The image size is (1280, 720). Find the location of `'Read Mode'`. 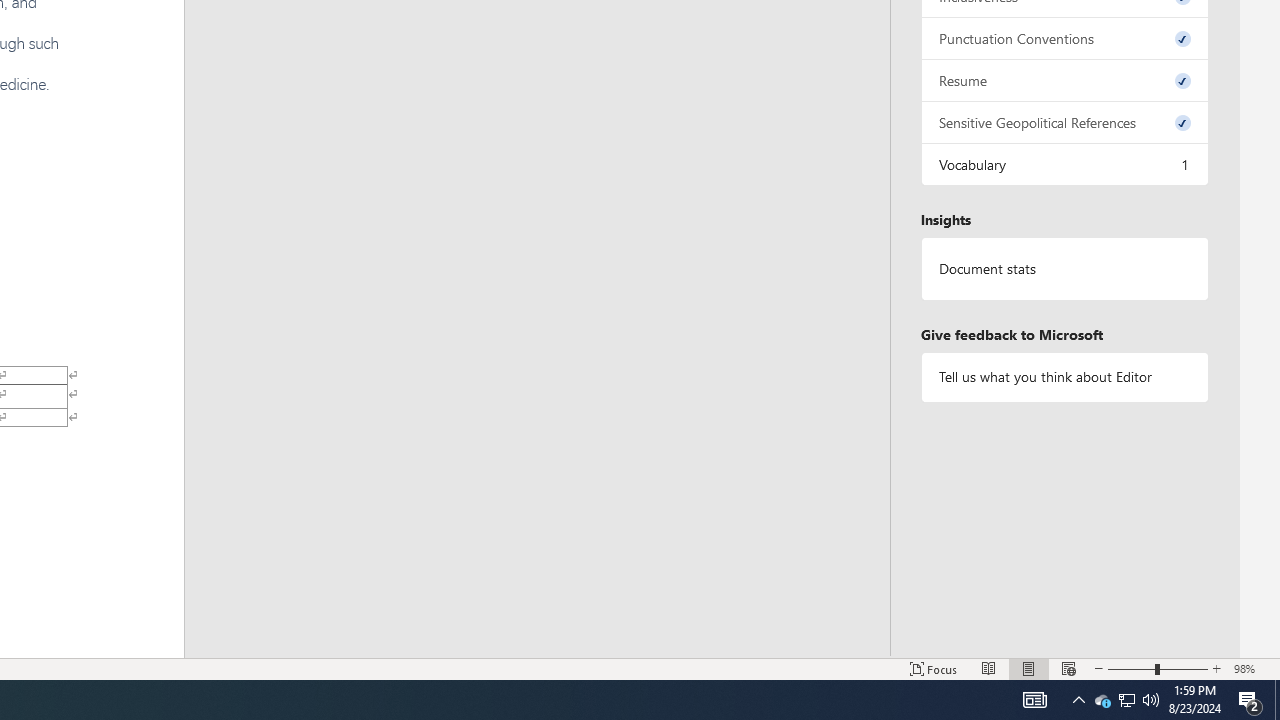

'Read Mode' is located at coordinates (988, 669).